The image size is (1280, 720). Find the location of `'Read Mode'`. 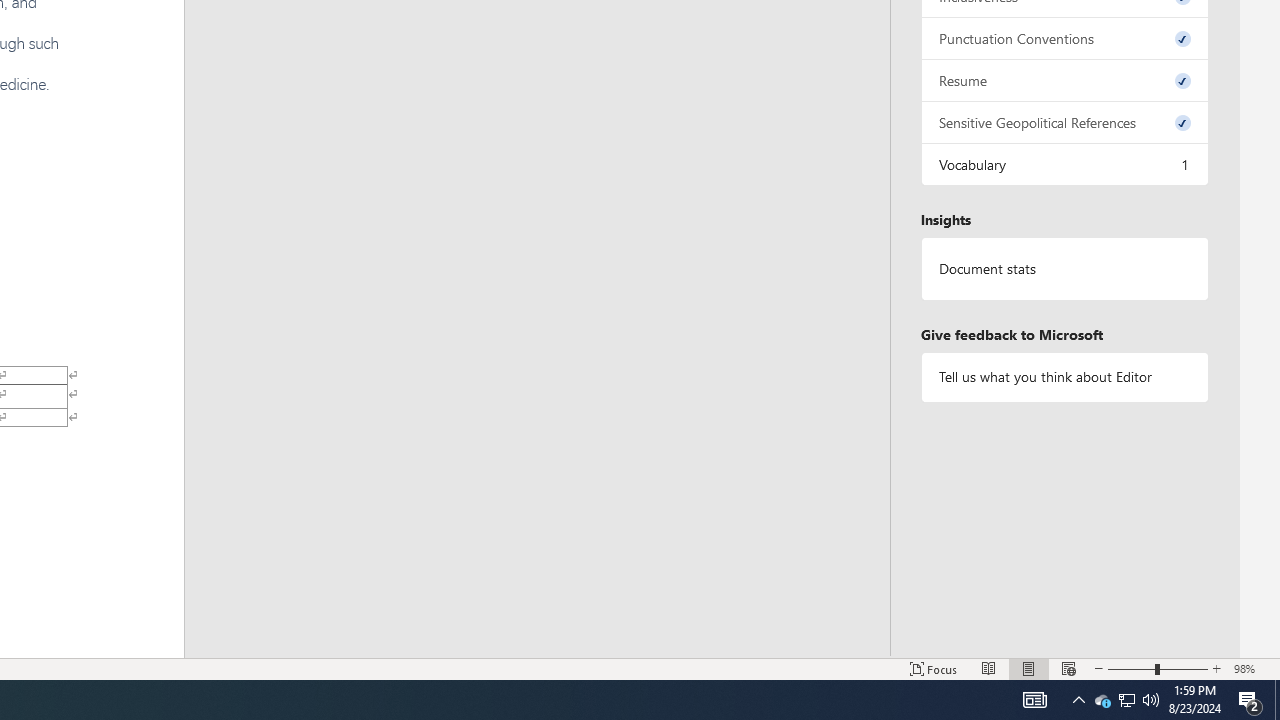

'Read Mode' is located at coordinates (988, 669).